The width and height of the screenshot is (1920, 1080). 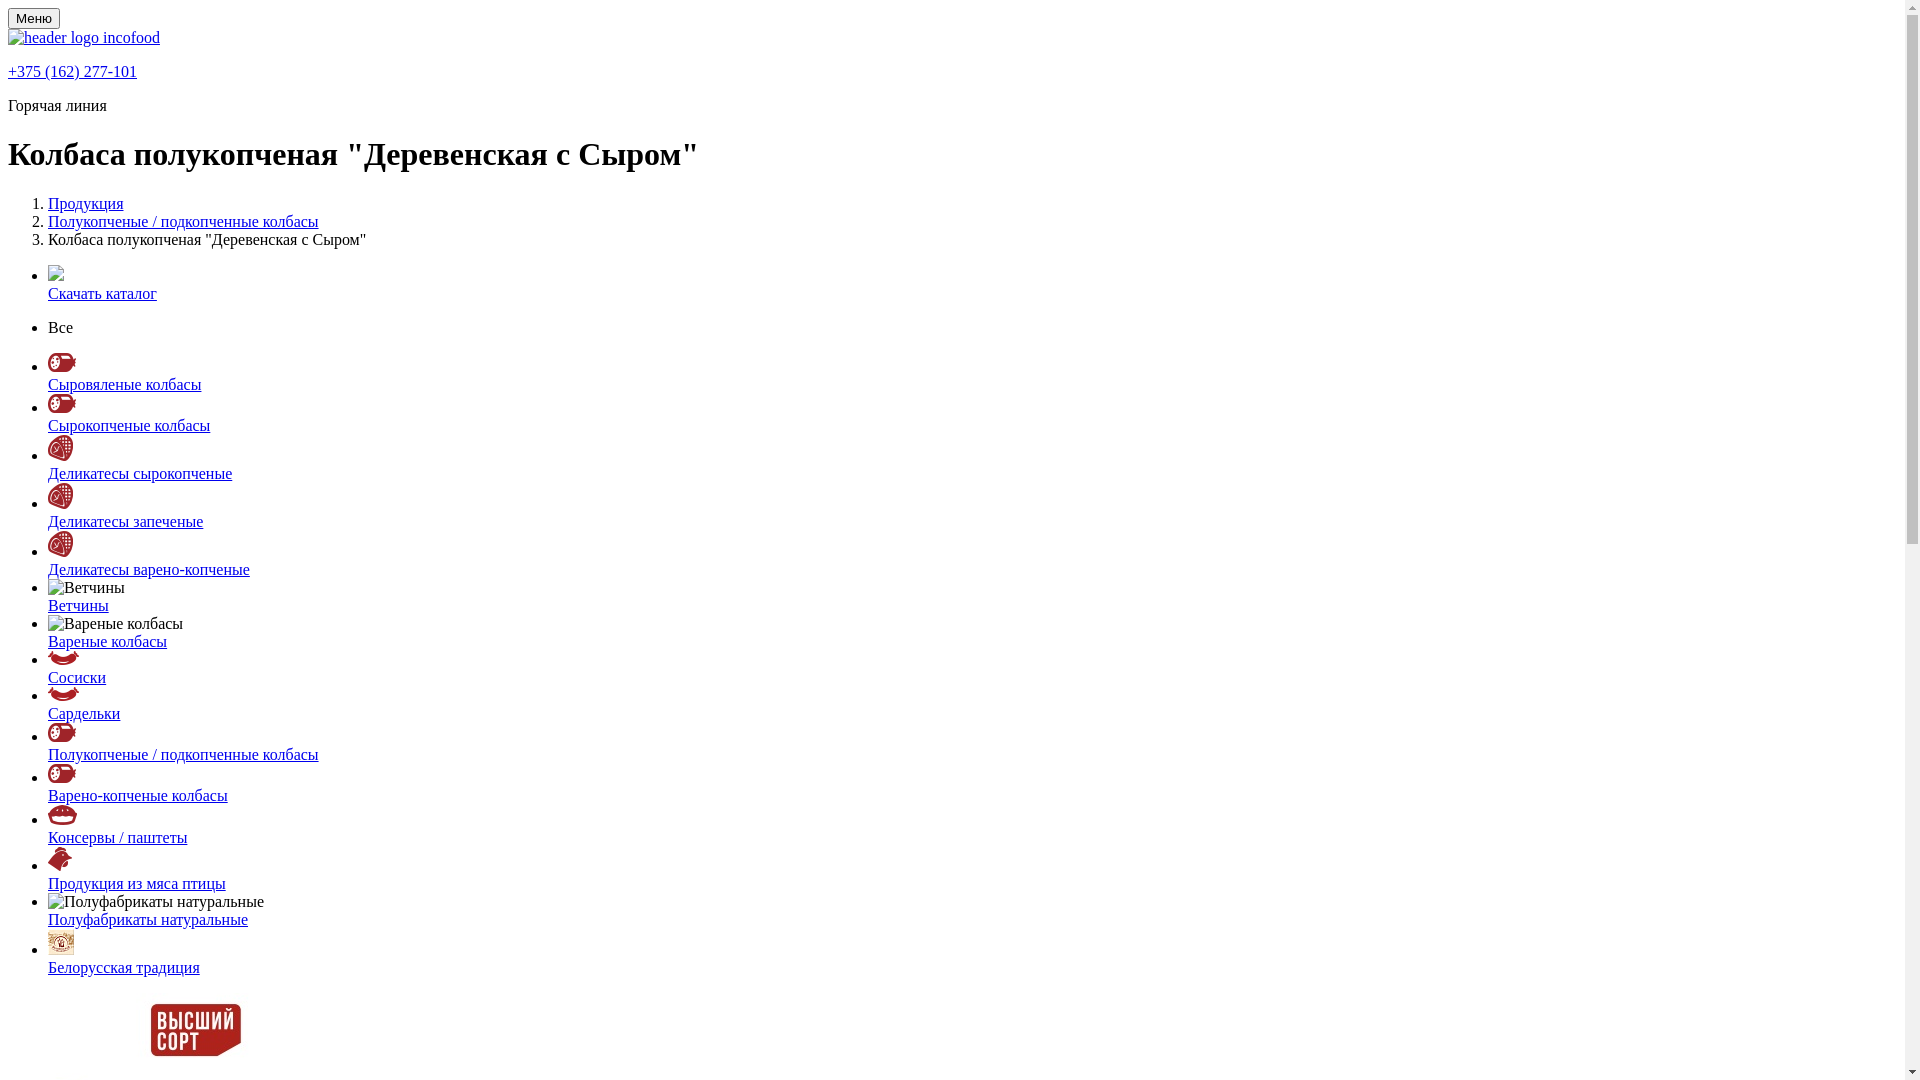 I want to click on 'header logo', so click(x=82, y=37).